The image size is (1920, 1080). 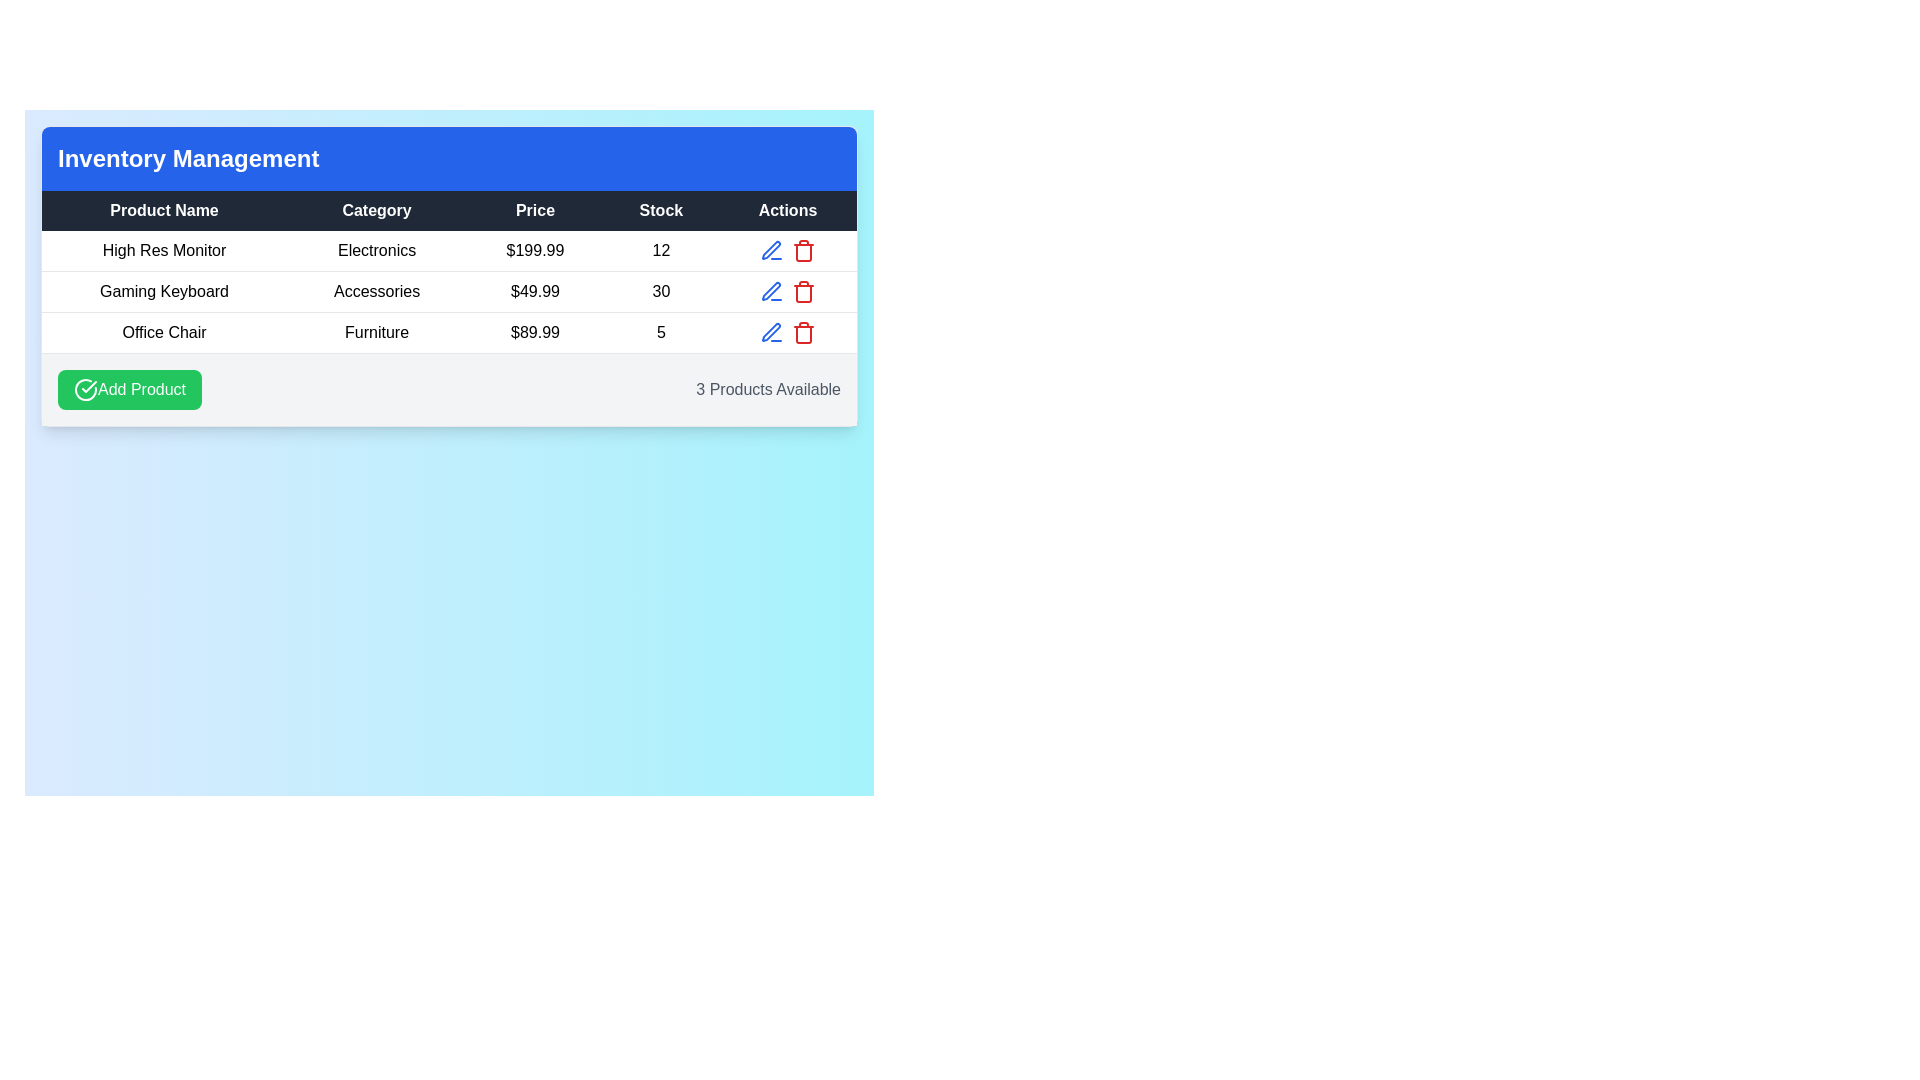 What do you see at coordinates (164, 250) in the screenshot?
I see `the 'Product Name' text label in the first row of the 'Inventory Management' table to identify the product being displayed` at bounding box center [164, 250].